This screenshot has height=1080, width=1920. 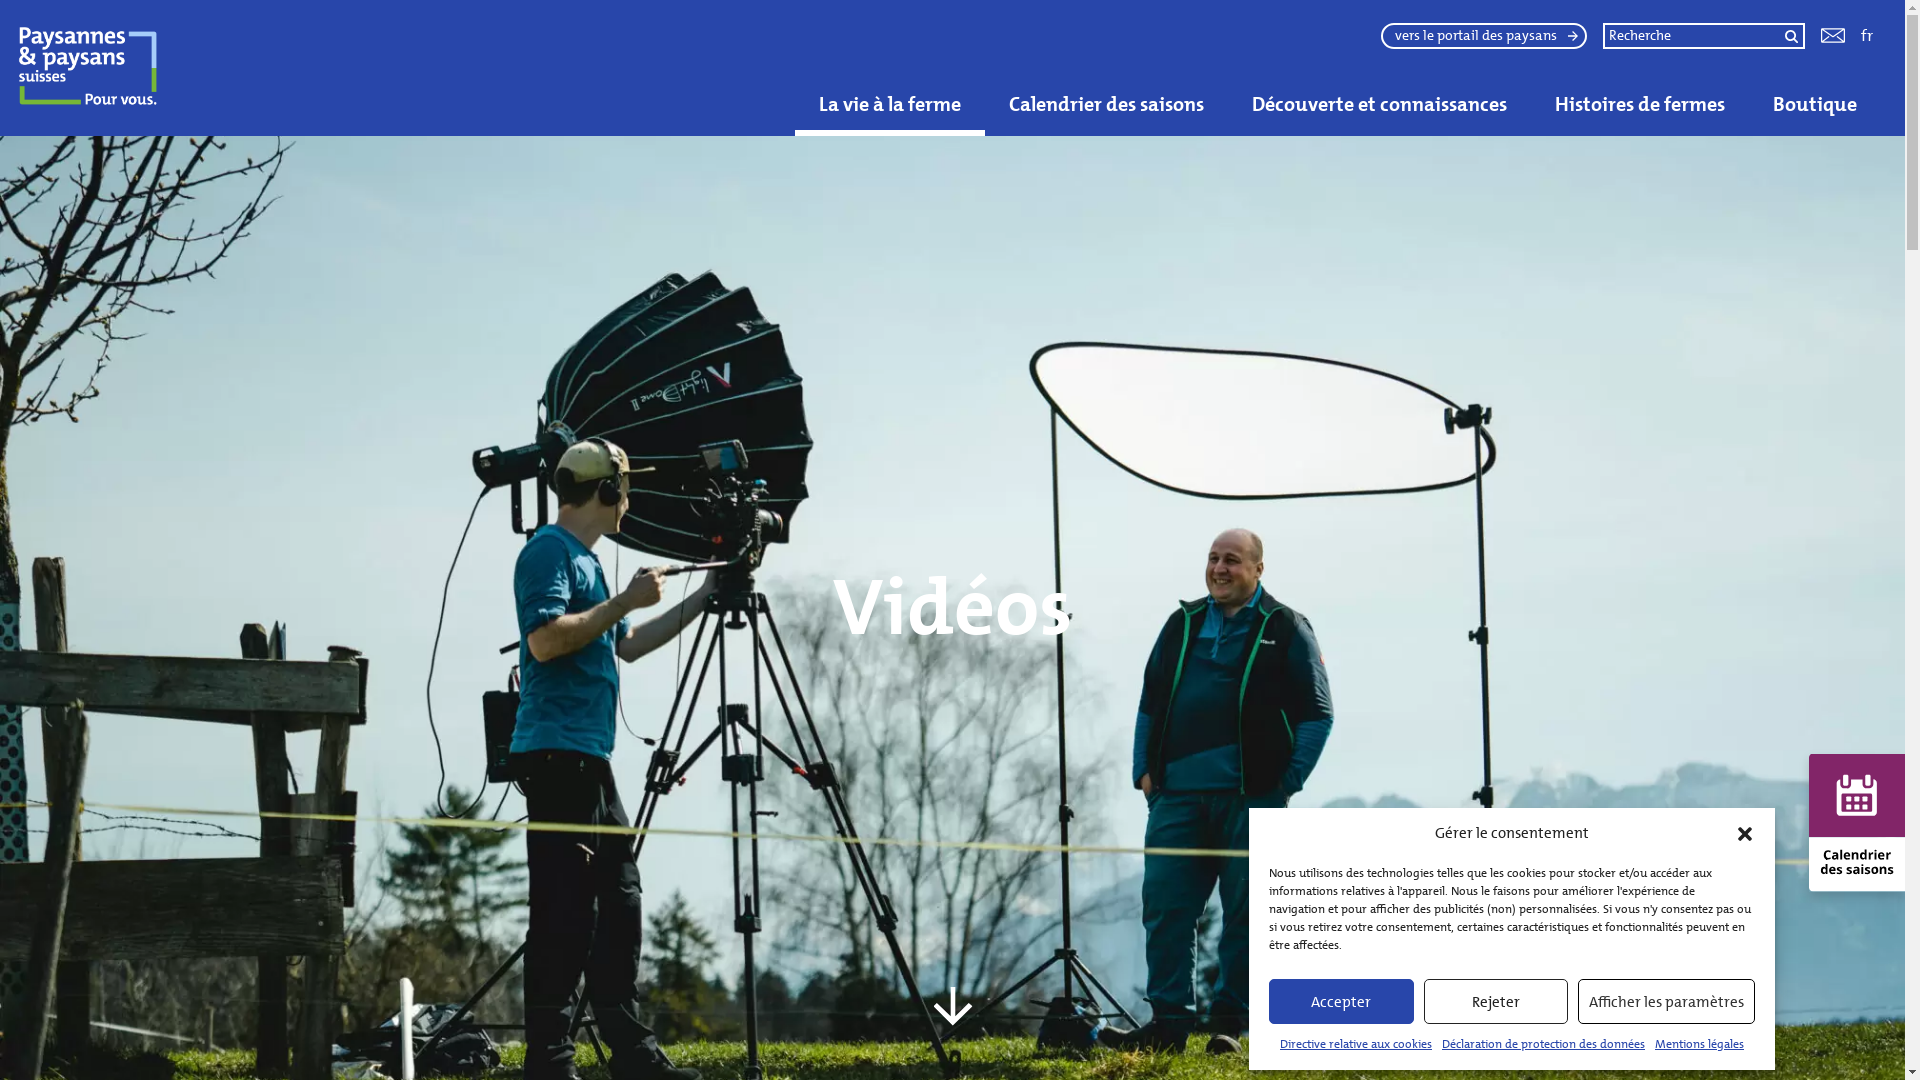 What do you see at coordinates (1267, 1001) in the screenshot?
I see `'Accepter'` at bounding box center [1267, 1001].